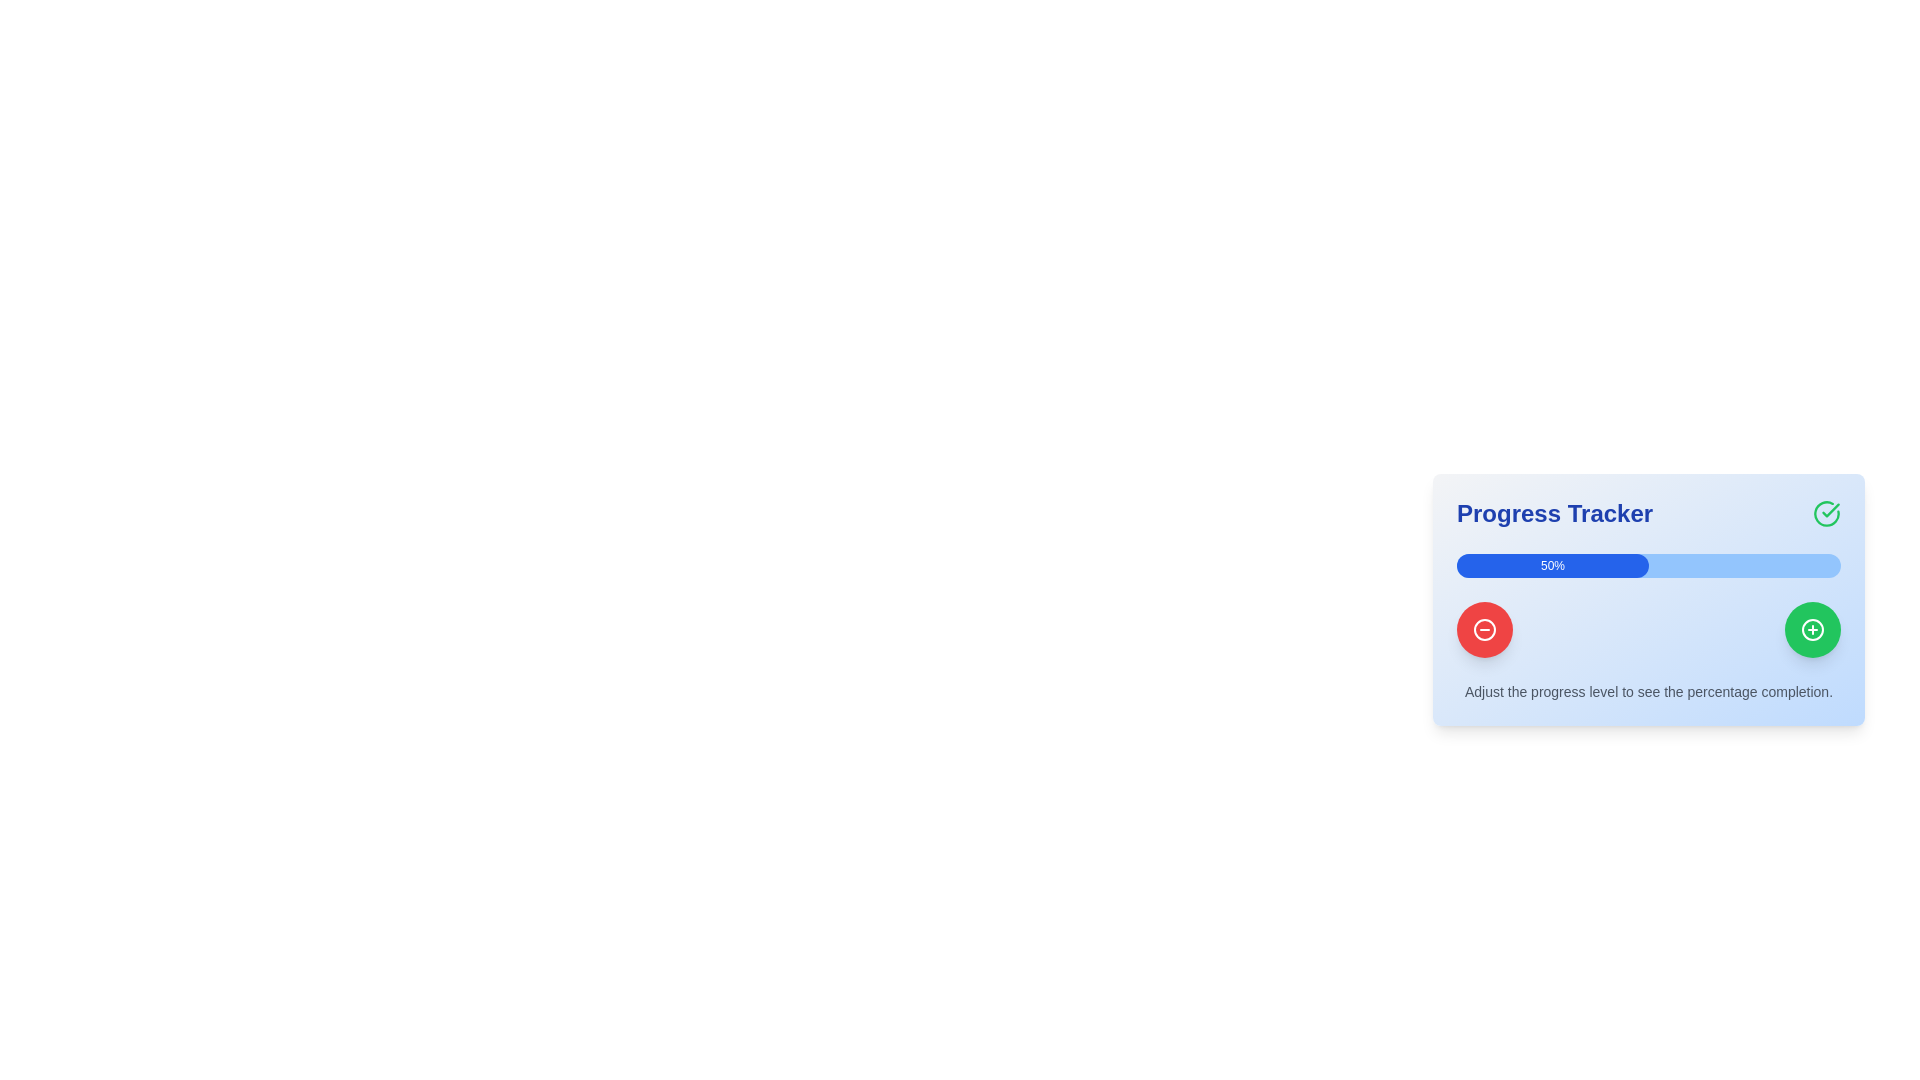 The width and height of the screenshot is (1920, 1080). I want to click on the circular green button with a white plus icon located on the right side of another button, so click(1813, 628).